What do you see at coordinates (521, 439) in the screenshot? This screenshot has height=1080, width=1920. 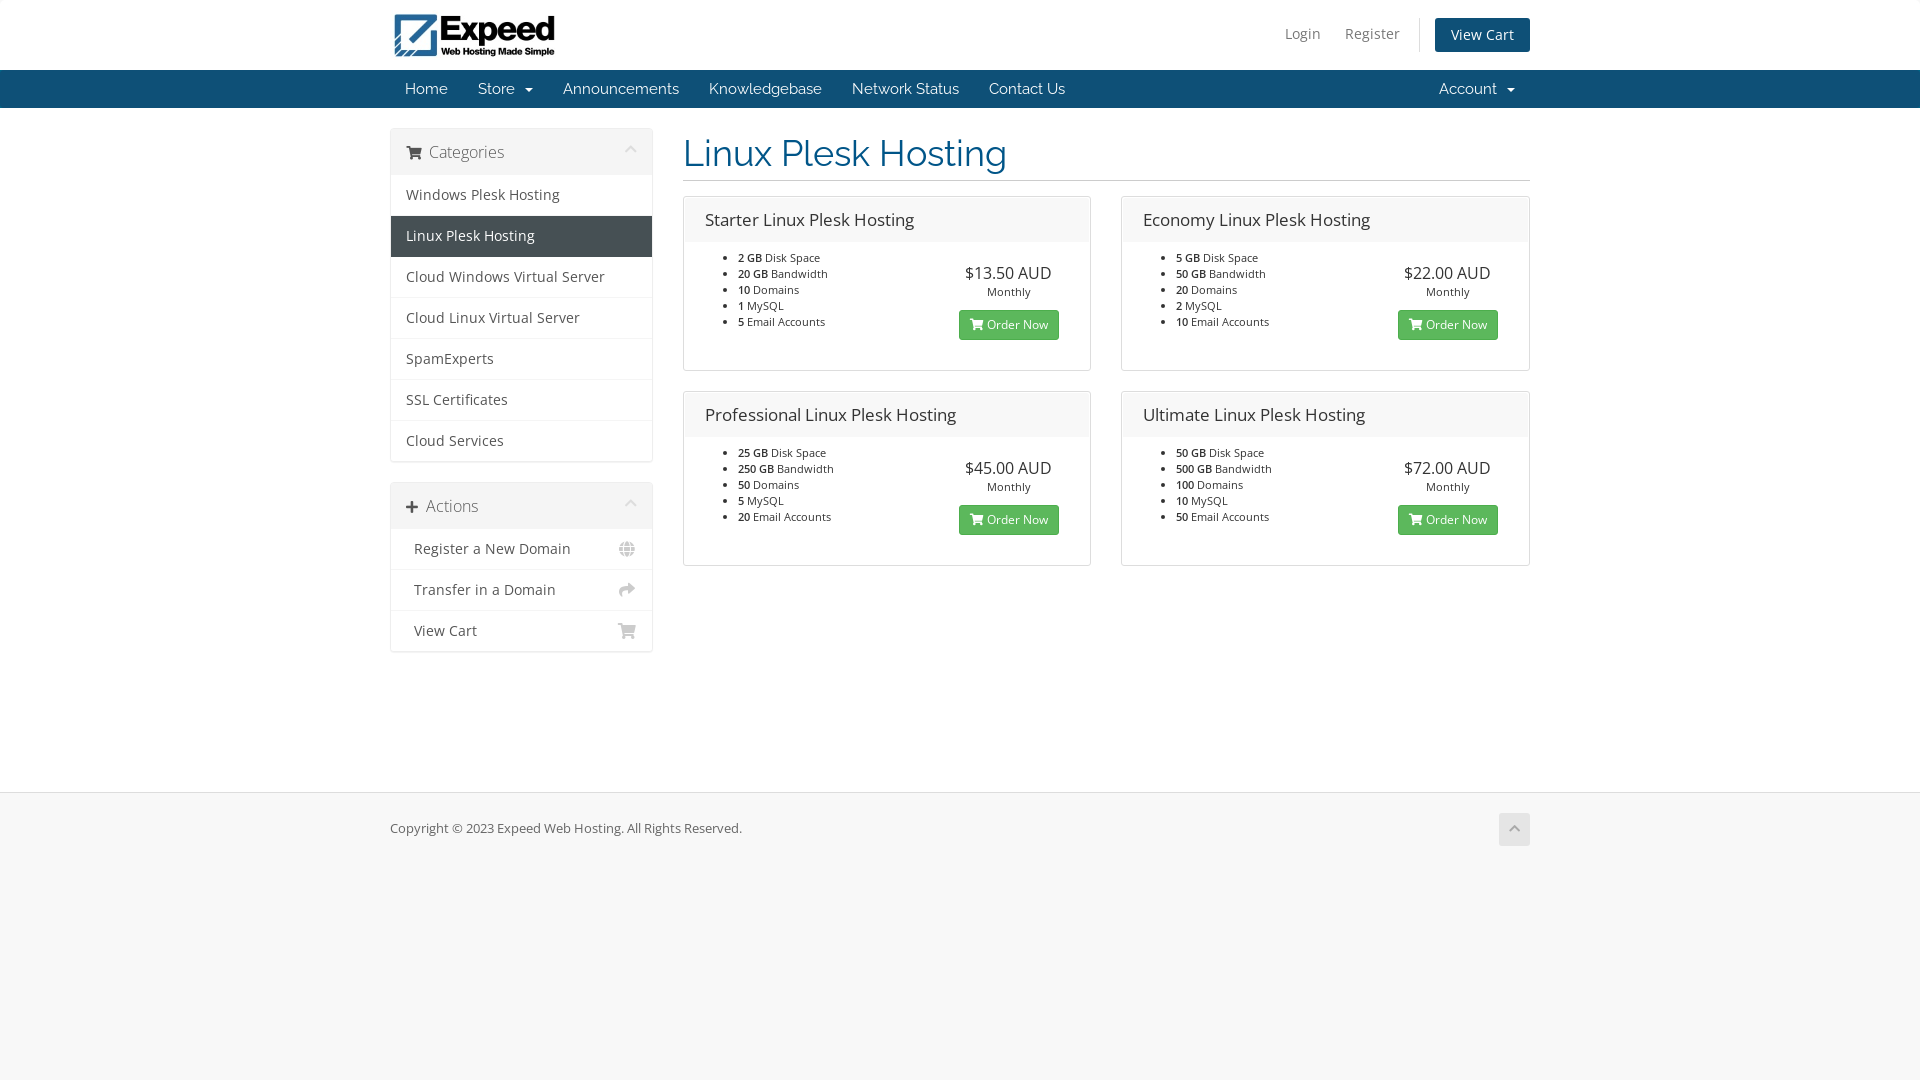 I see `'Cloud Services'` at bounding box center [521, 439].